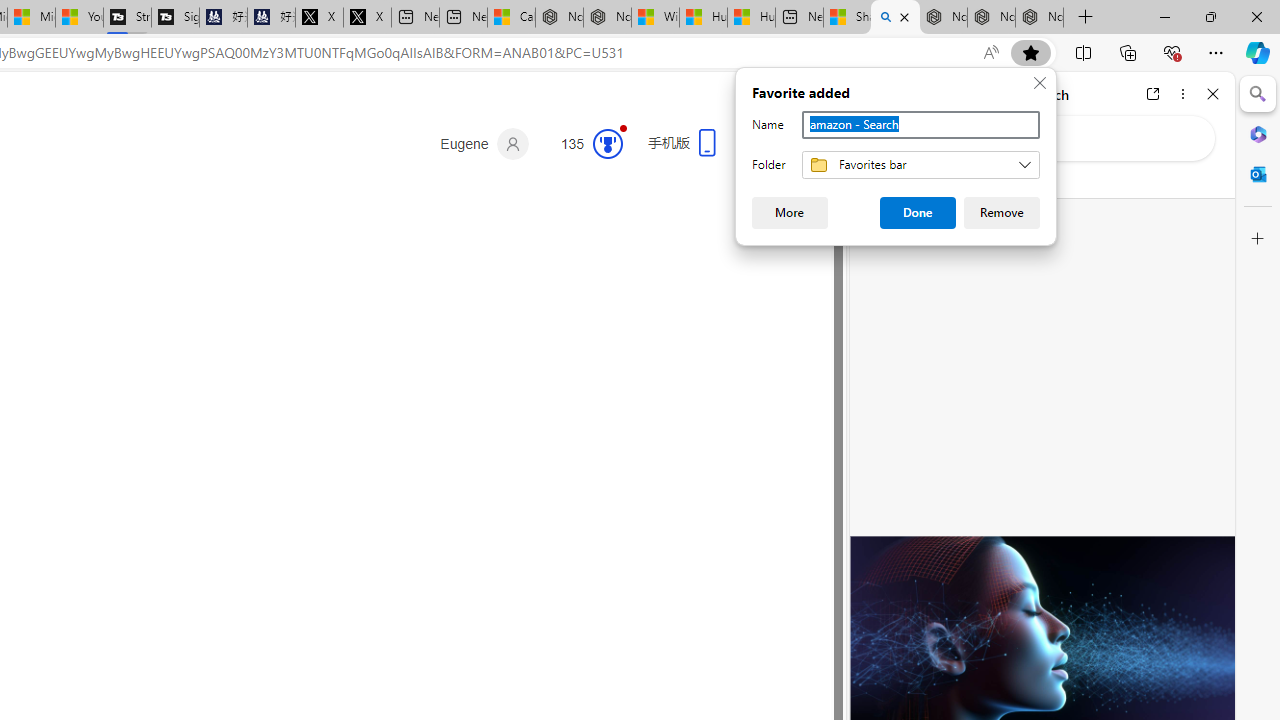  Describe the element at coordinates (1257, 238) in the screenshot. I see `'Customize'` at that location.